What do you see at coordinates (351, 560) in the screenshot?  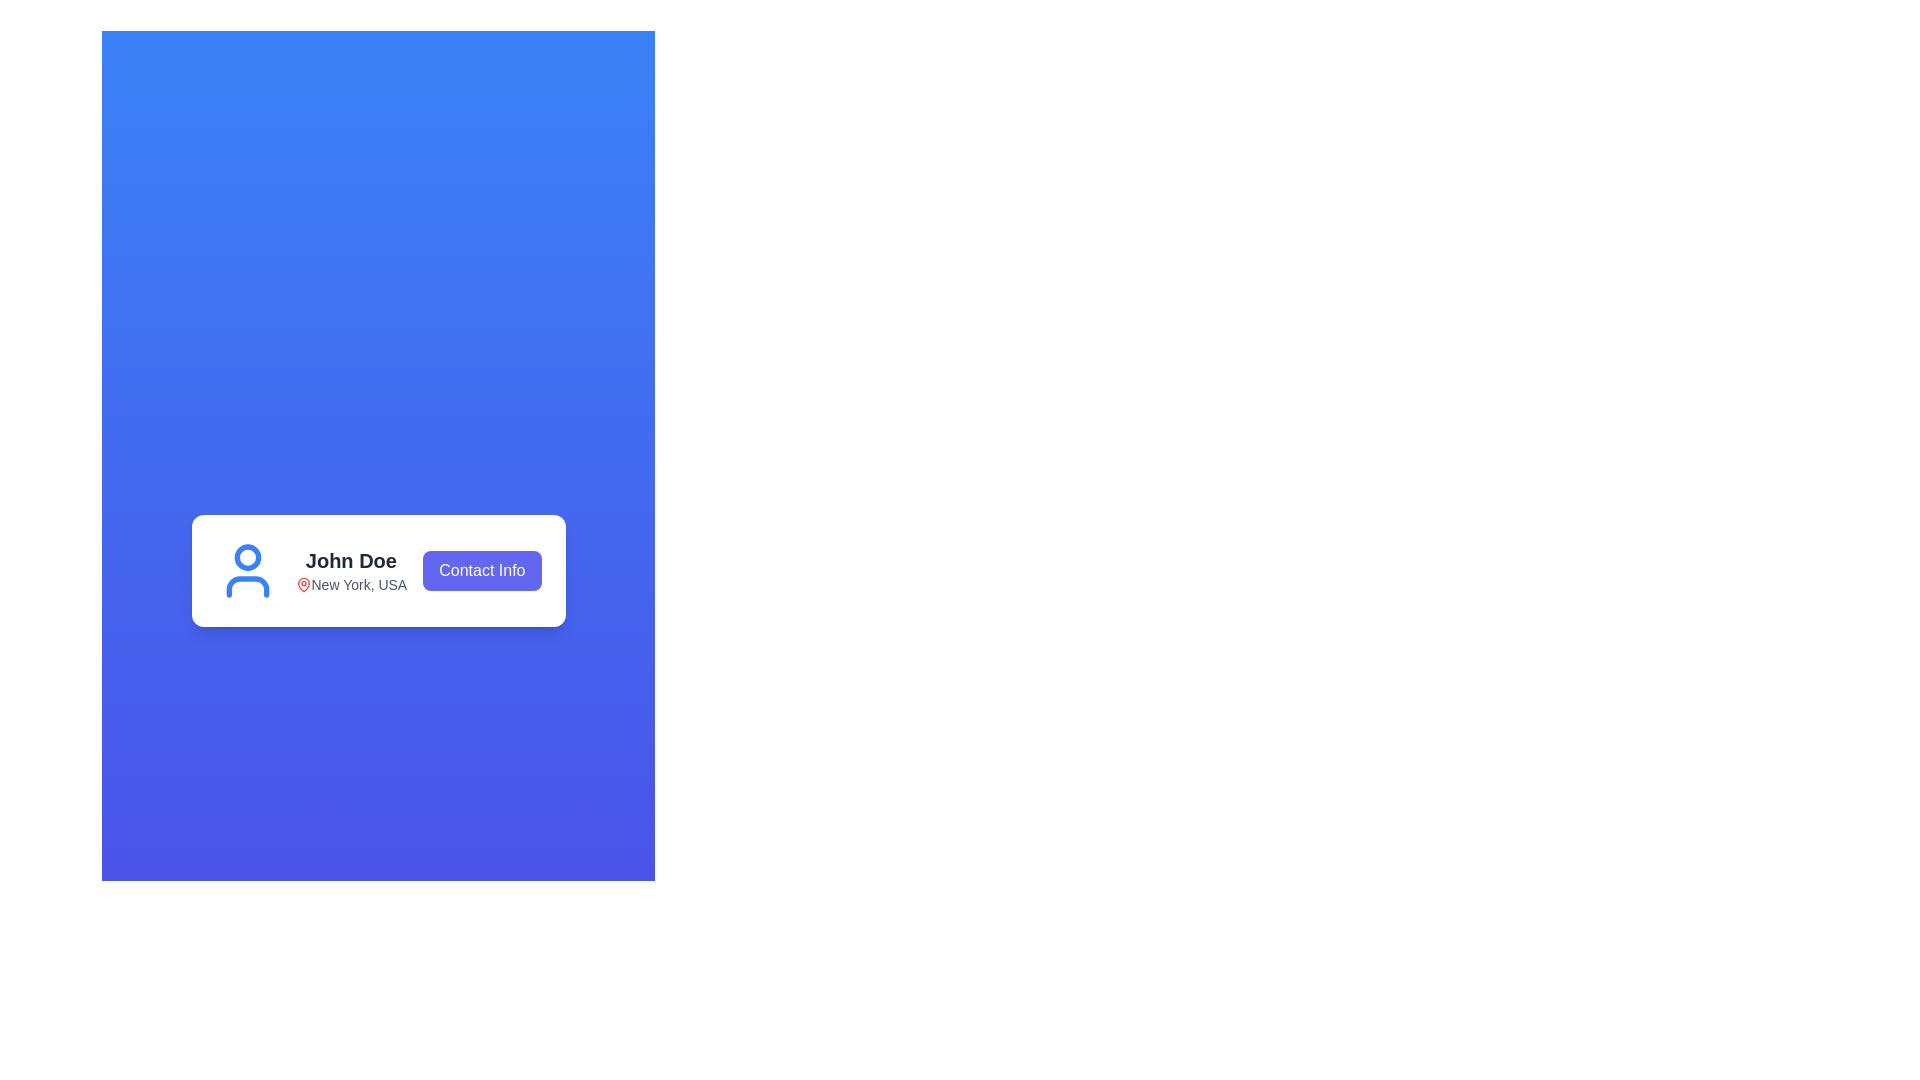 I see `the text label displaying 'John Doe' within the white card-like structure` at bounding box center [351, 560].